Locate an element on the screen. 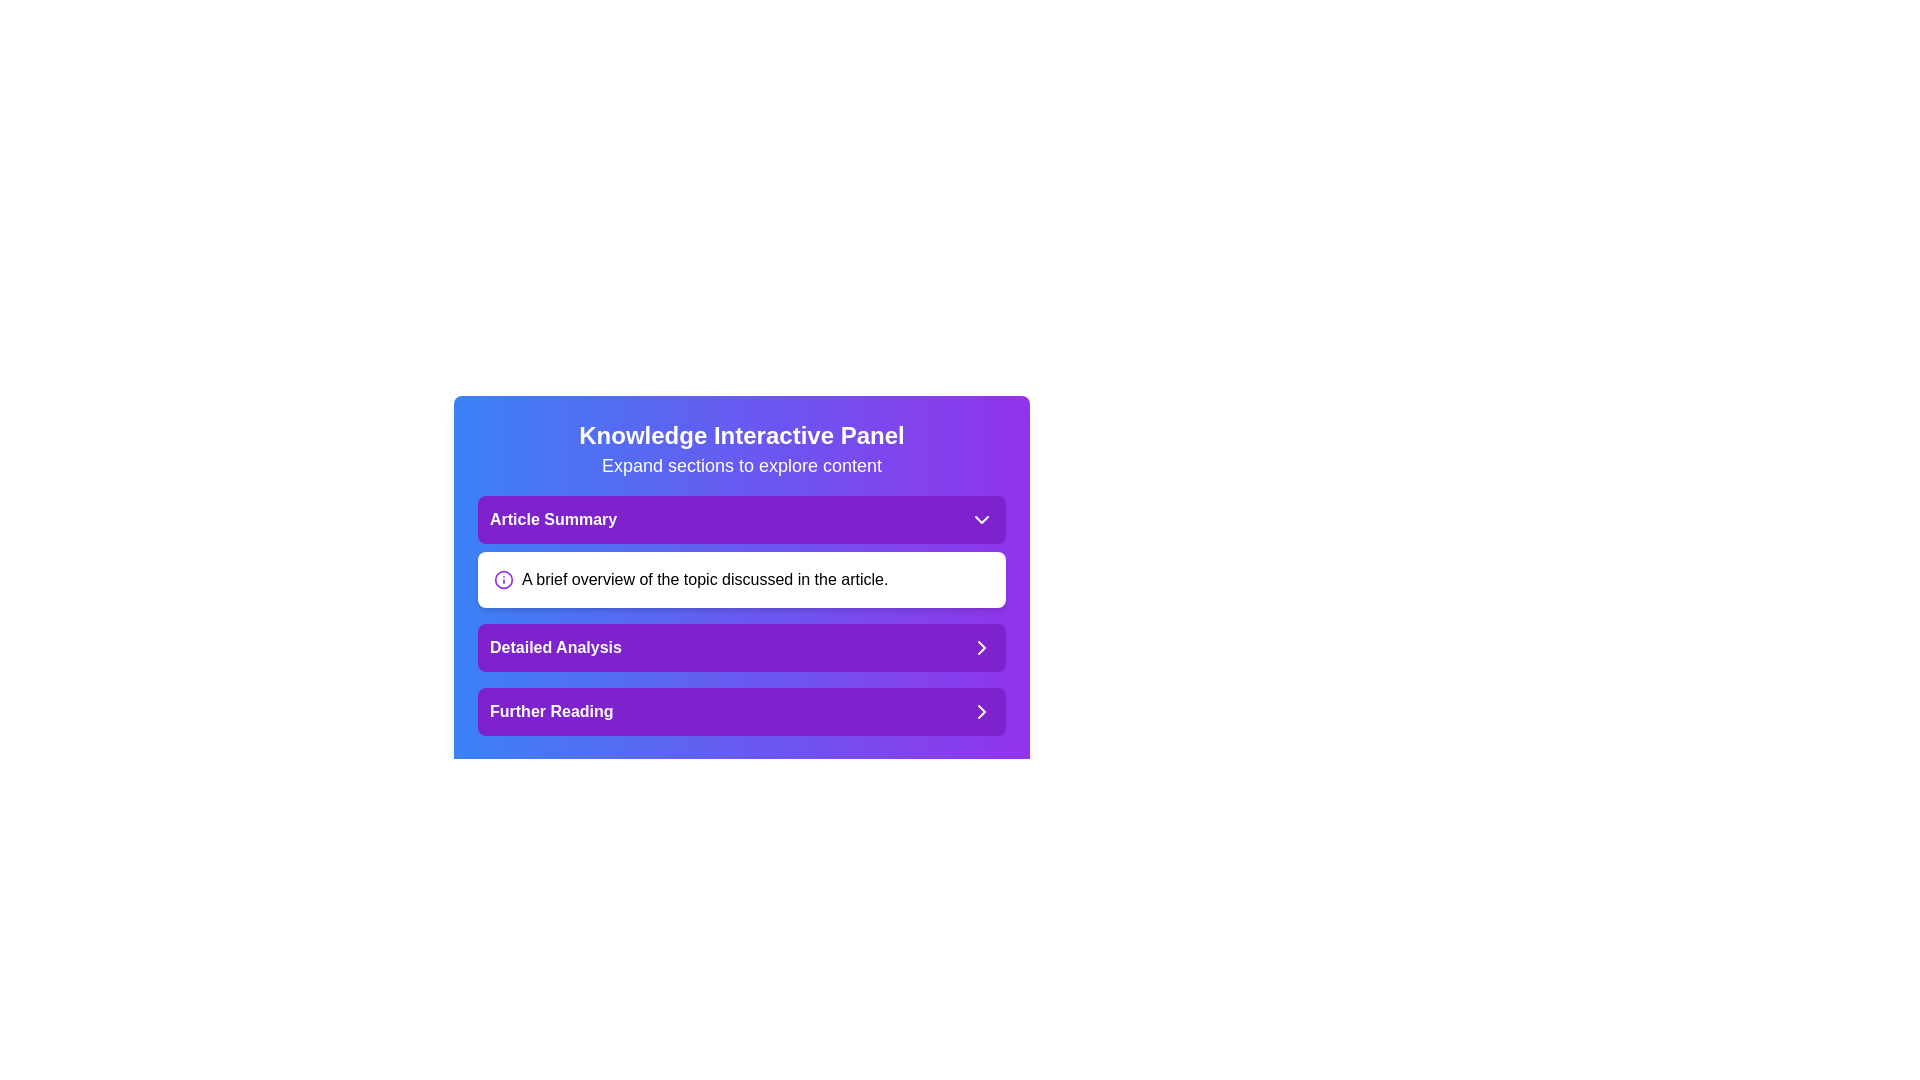 This screenshot has height=1080, width=1920. SVG code of the circular element representing an information symbol located within the 'Article Summary' section, adjacent to the left of the description text is located at coordinates (504, 579).